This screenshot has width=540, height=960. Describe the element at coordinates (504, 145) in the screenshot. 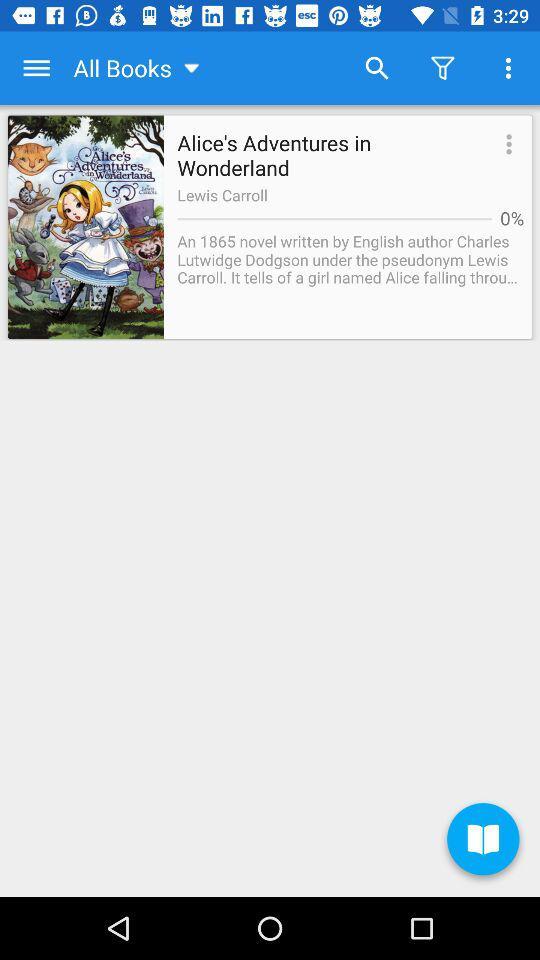

I see `the icon to the right of alice s adventures app` at that location.